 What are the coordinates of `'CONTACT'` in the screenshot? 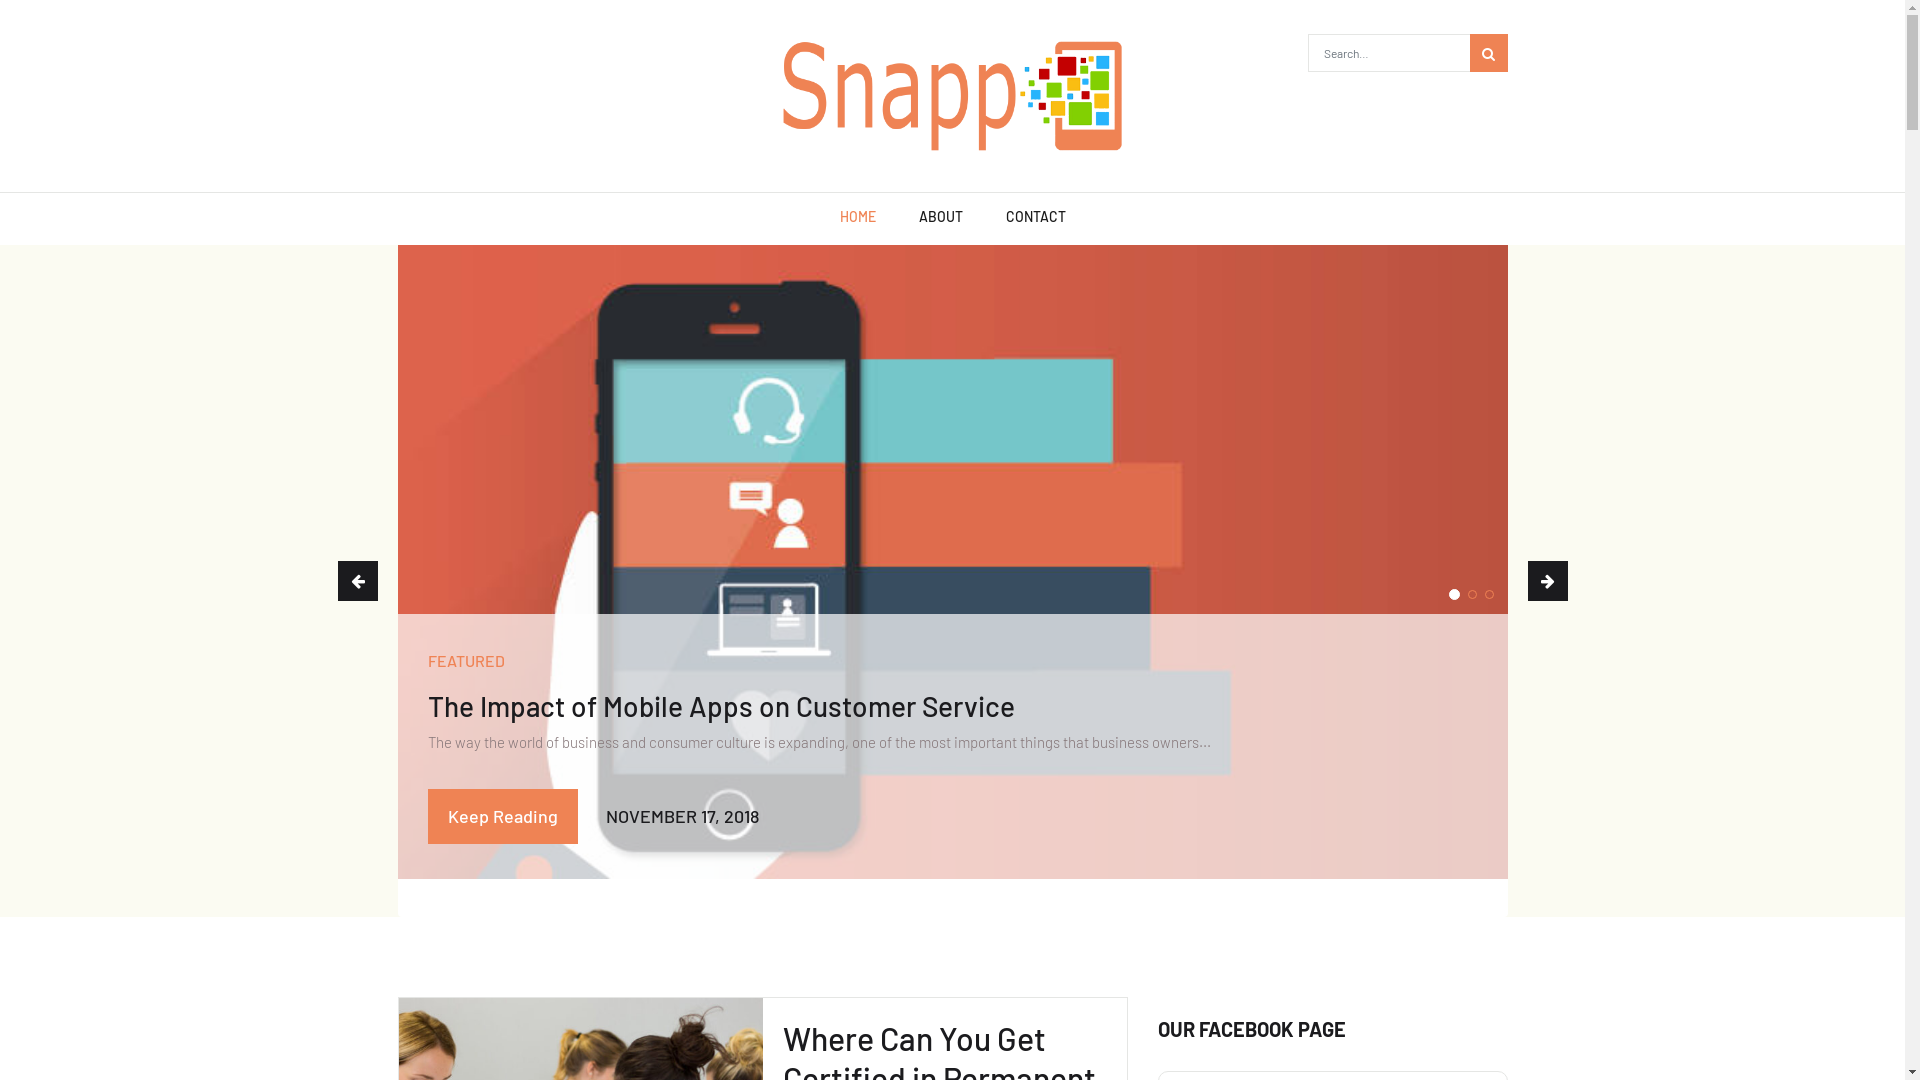 It's located at (1036, 219).